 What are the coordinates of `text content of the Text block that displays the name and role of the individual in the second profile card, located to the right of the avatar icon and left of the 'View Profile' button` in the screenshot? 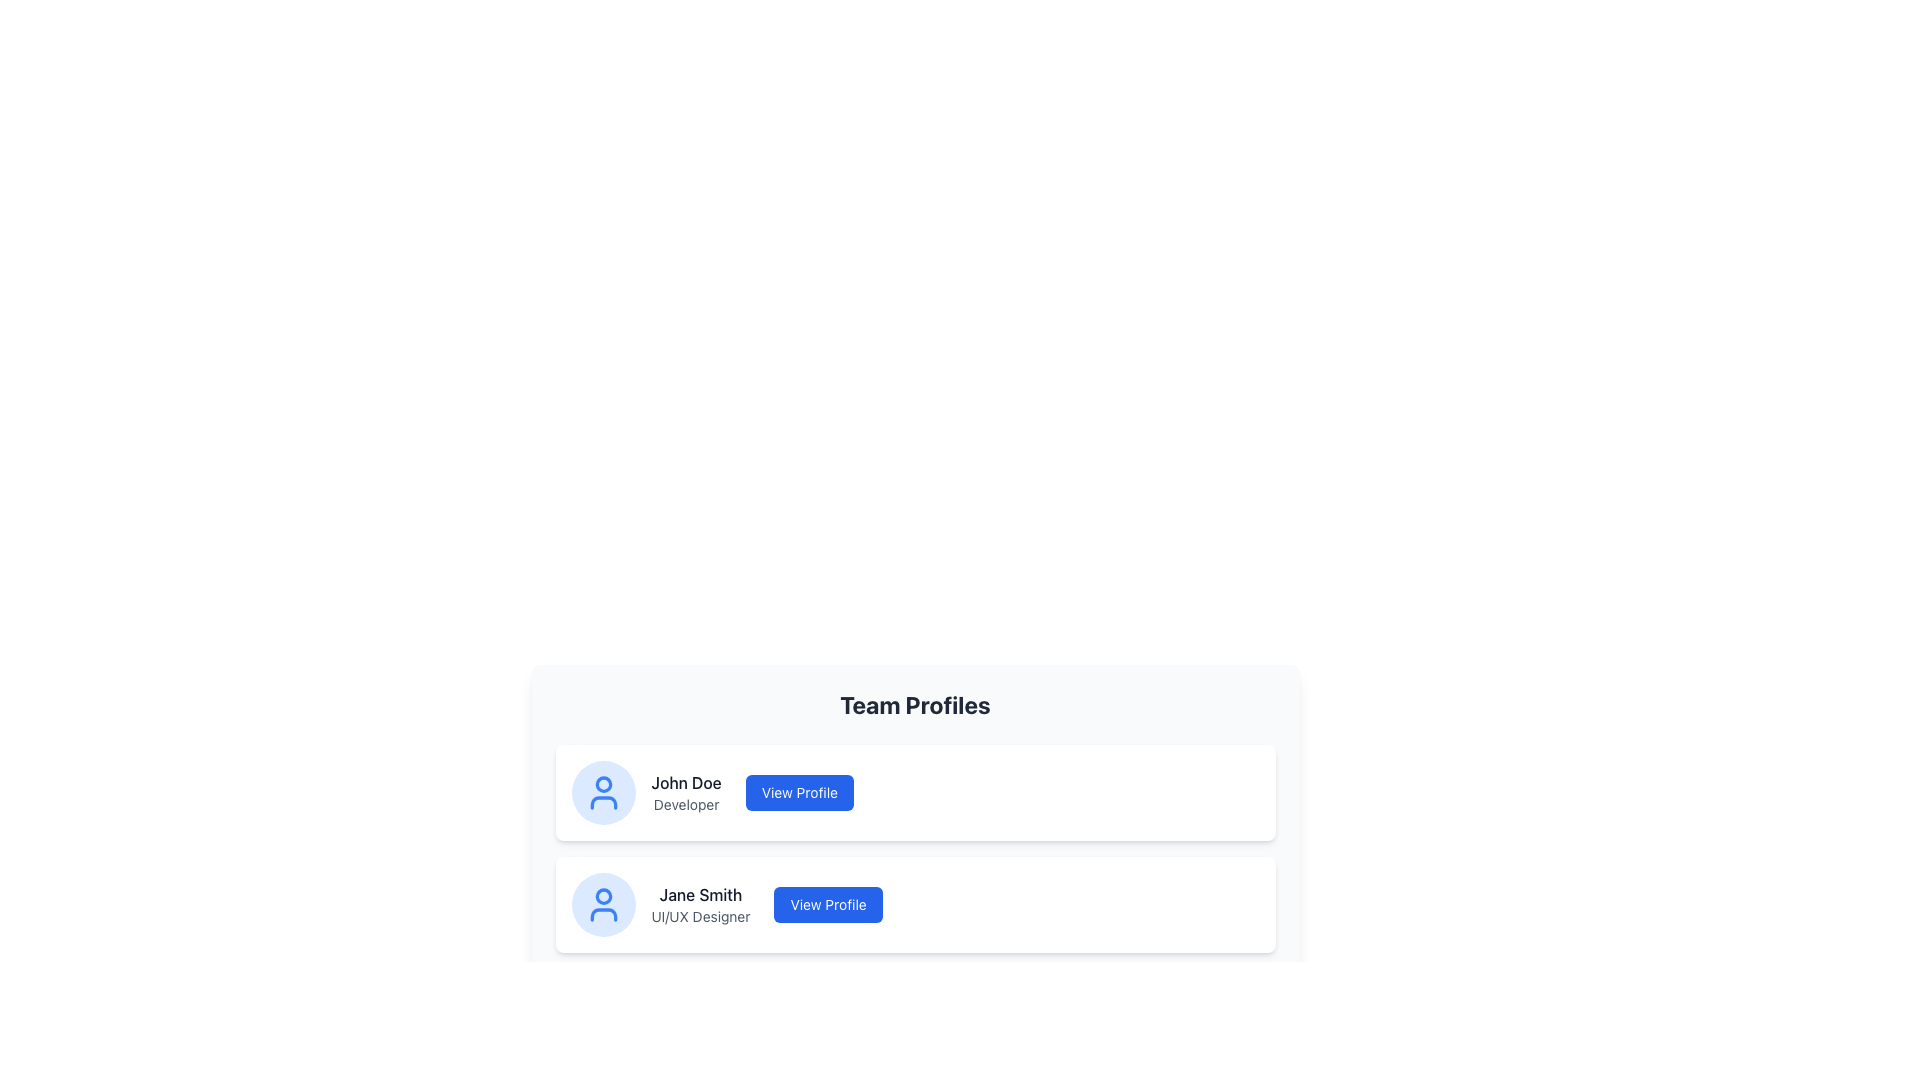 It's located at (700, 905).